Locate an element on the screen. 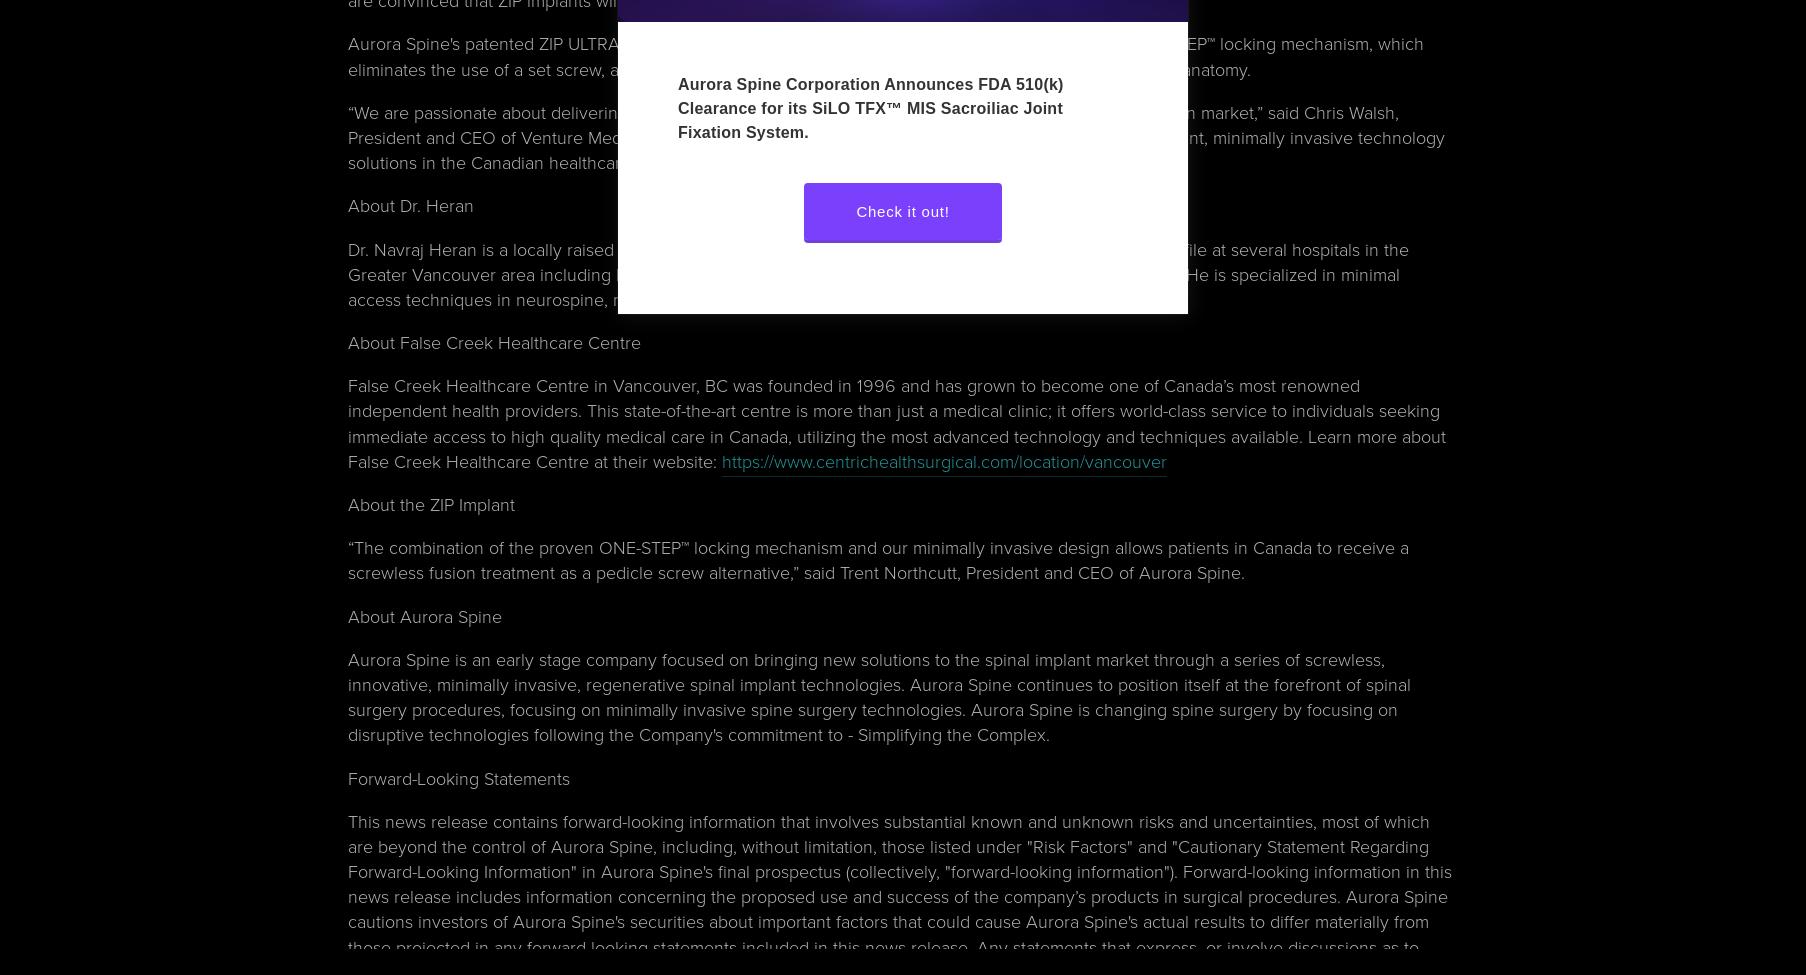 This screenshot has width=1806, height=975. 'About Dr. Heran' is located at coordinates (410, 206).